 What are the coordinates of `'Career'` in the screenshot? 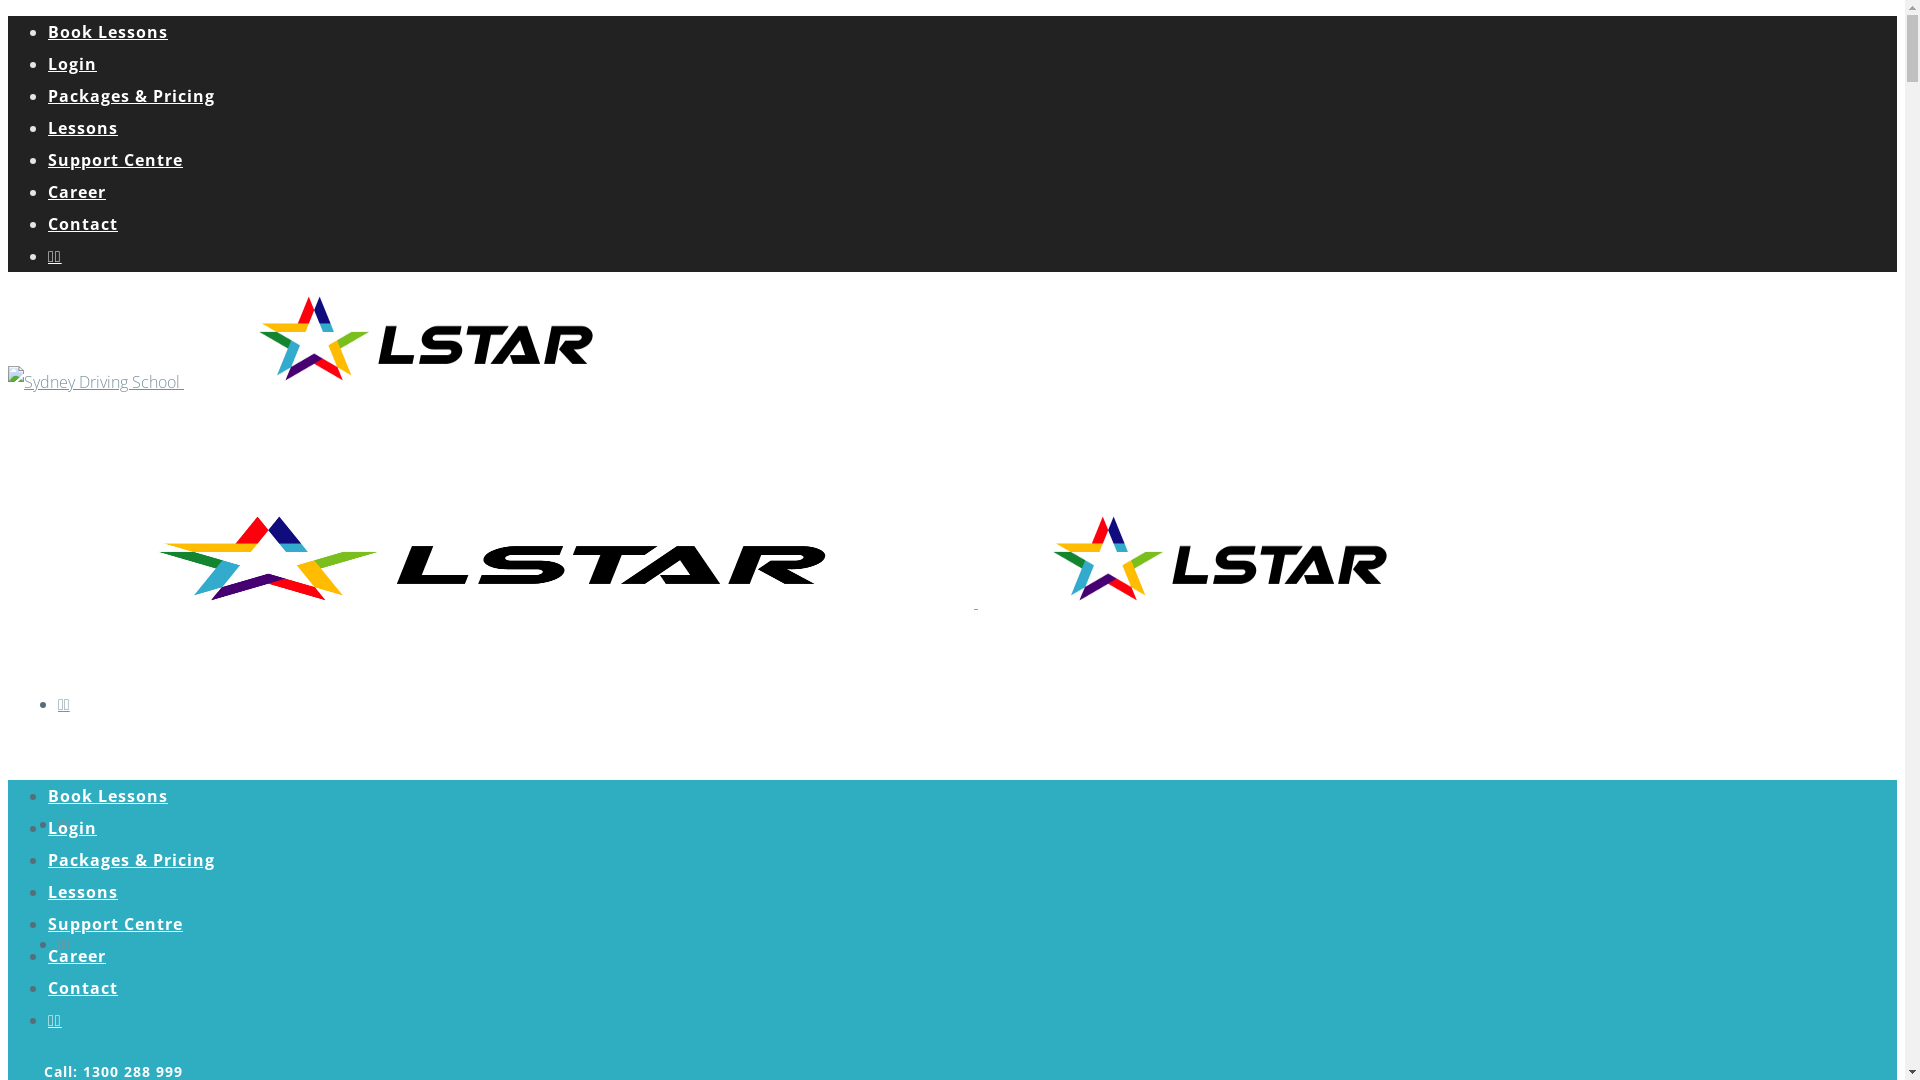 It's located at (76, 955).